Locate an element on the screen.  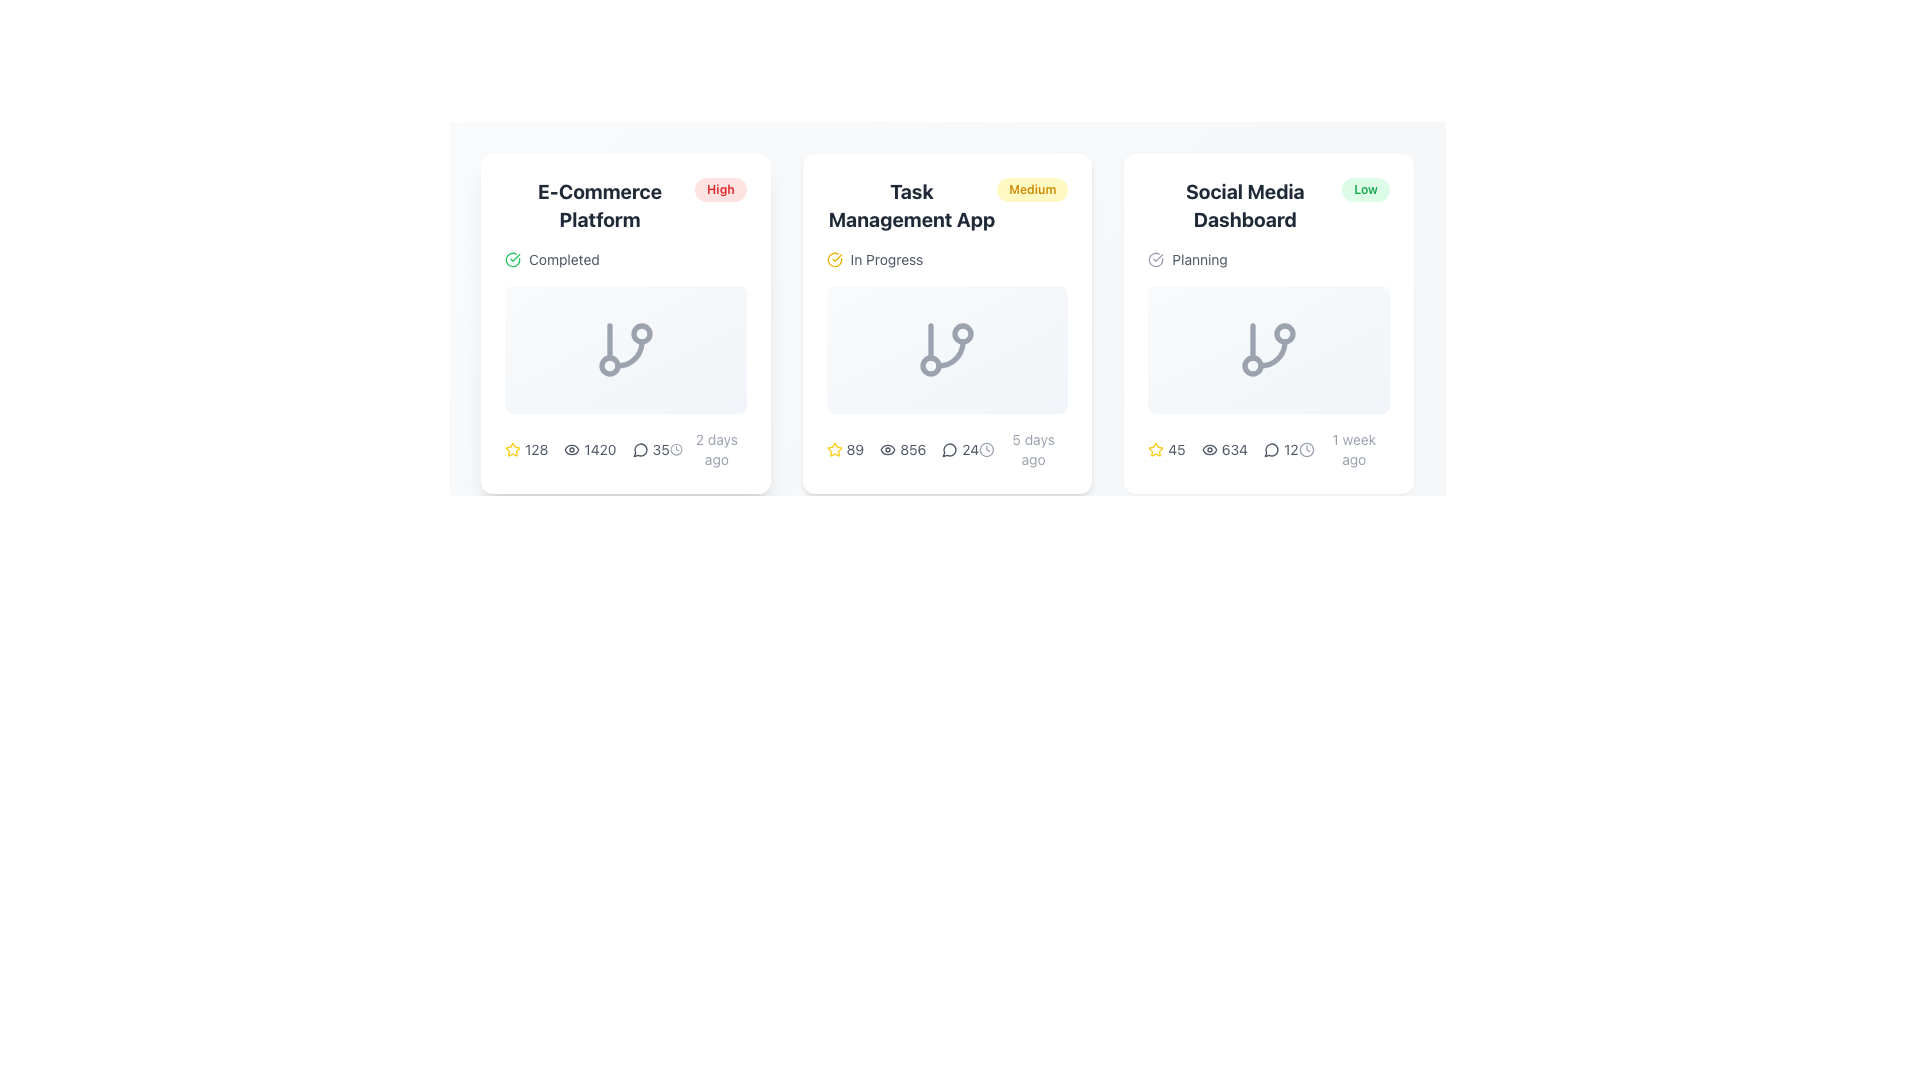
the Informational display section located at the bottom of the 'E-Commerce Platform' card is located at coordinates (624, 450).